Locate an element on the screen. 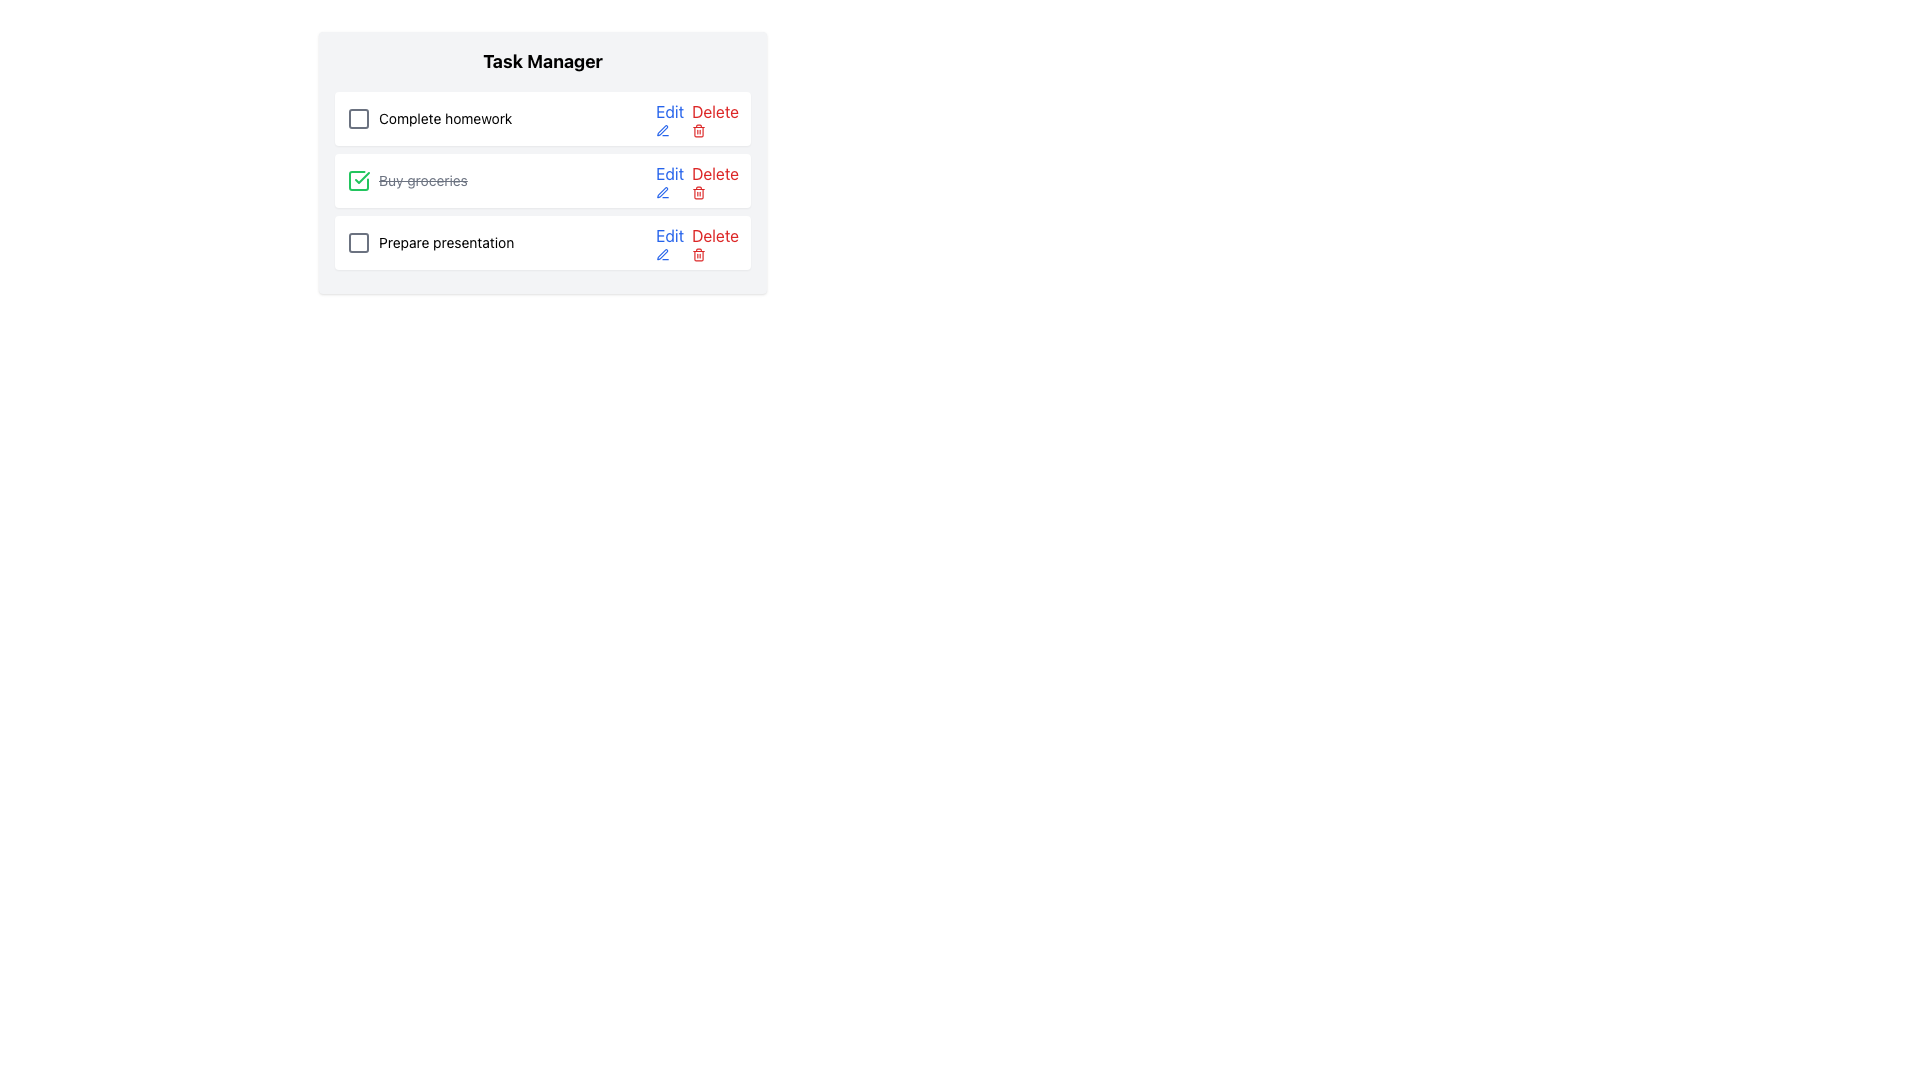 The width and height of the screenshot is (1920, 1080). the blue 'Edit' button with an underline effect, located to the right of the 'Complete homework' task description is located at coordinates (670, 119).